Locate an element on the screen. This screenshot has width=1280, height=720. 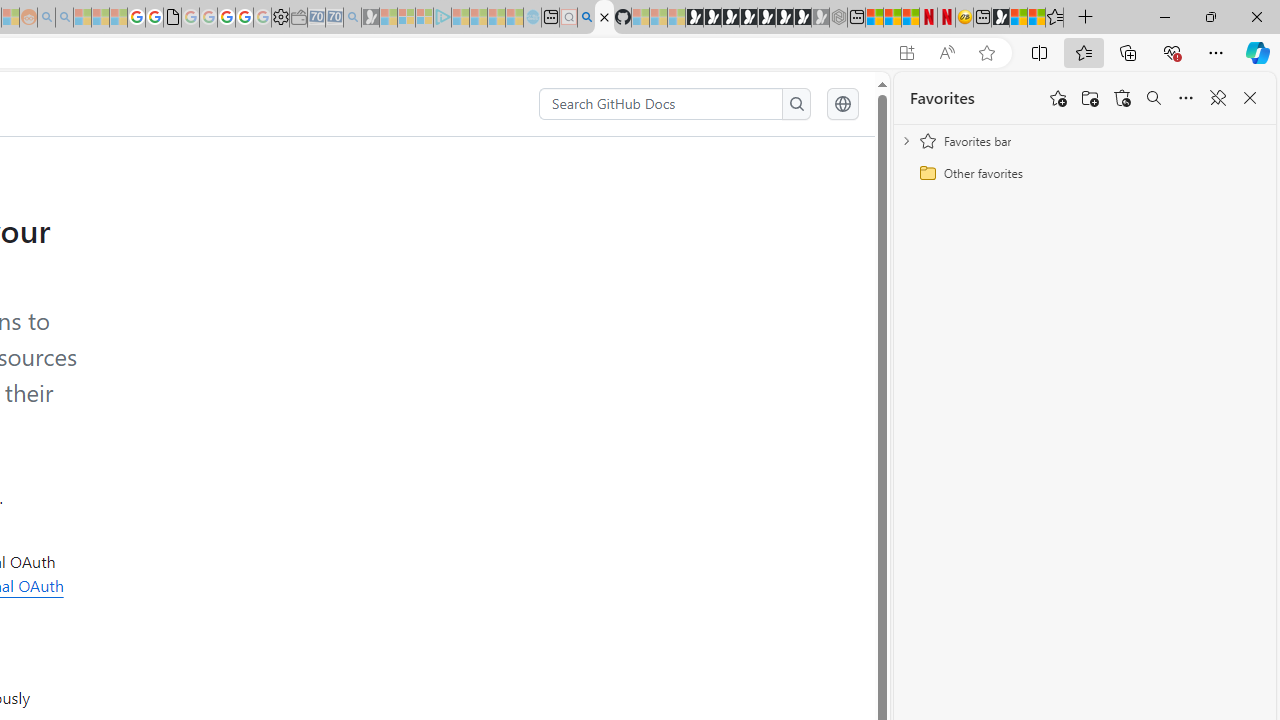
'Play Free Online Games | Games from Microsoft Start' is located at coordinates (694, 17).